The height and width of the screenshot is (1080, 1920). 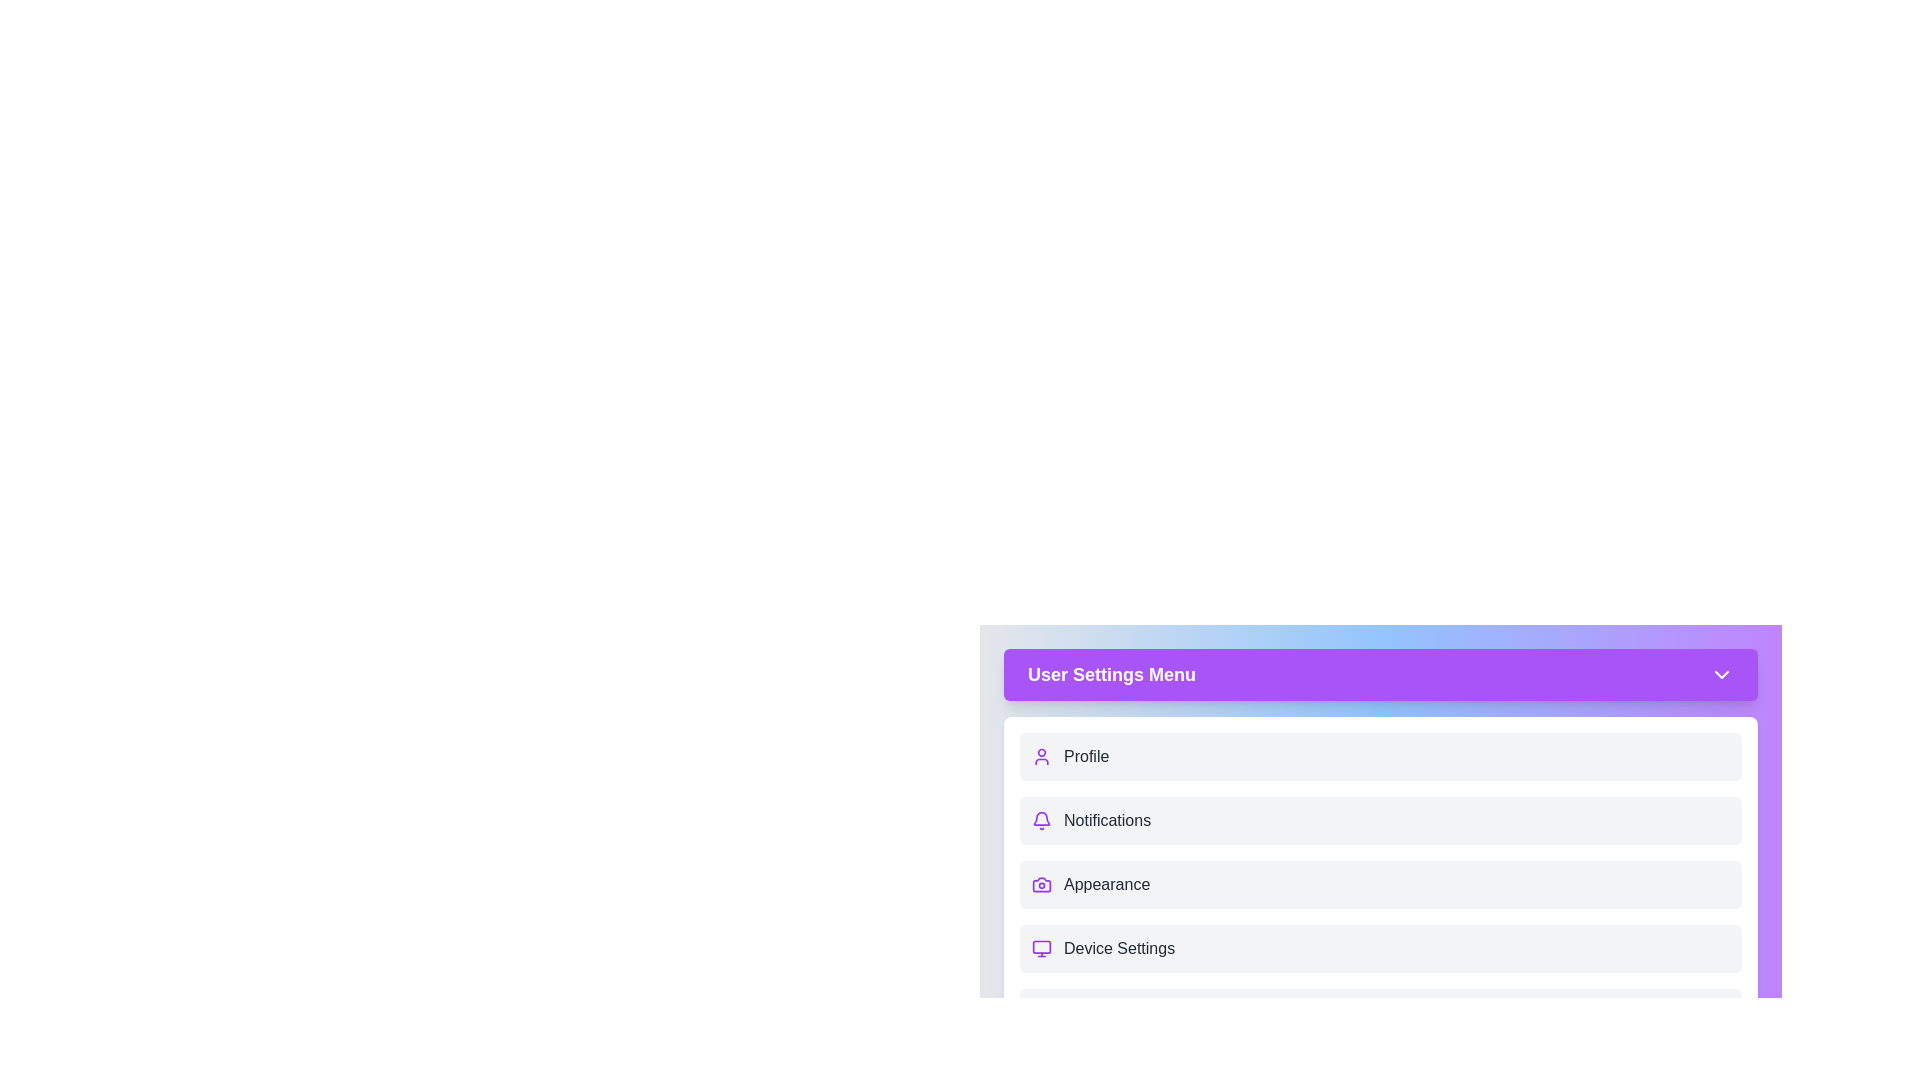 What do you see at coordinates (1380, 947) in the screenshot?
I see `the menu item Device Settings from the User Settings Menu` at bounding box center [1380, 947].